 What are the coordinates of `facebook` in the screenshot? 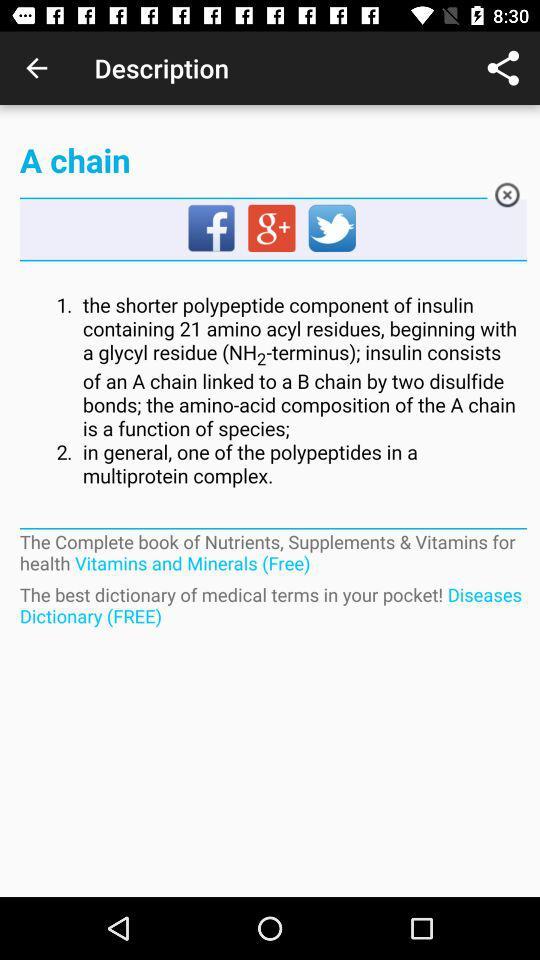 It's located at (211, 229).